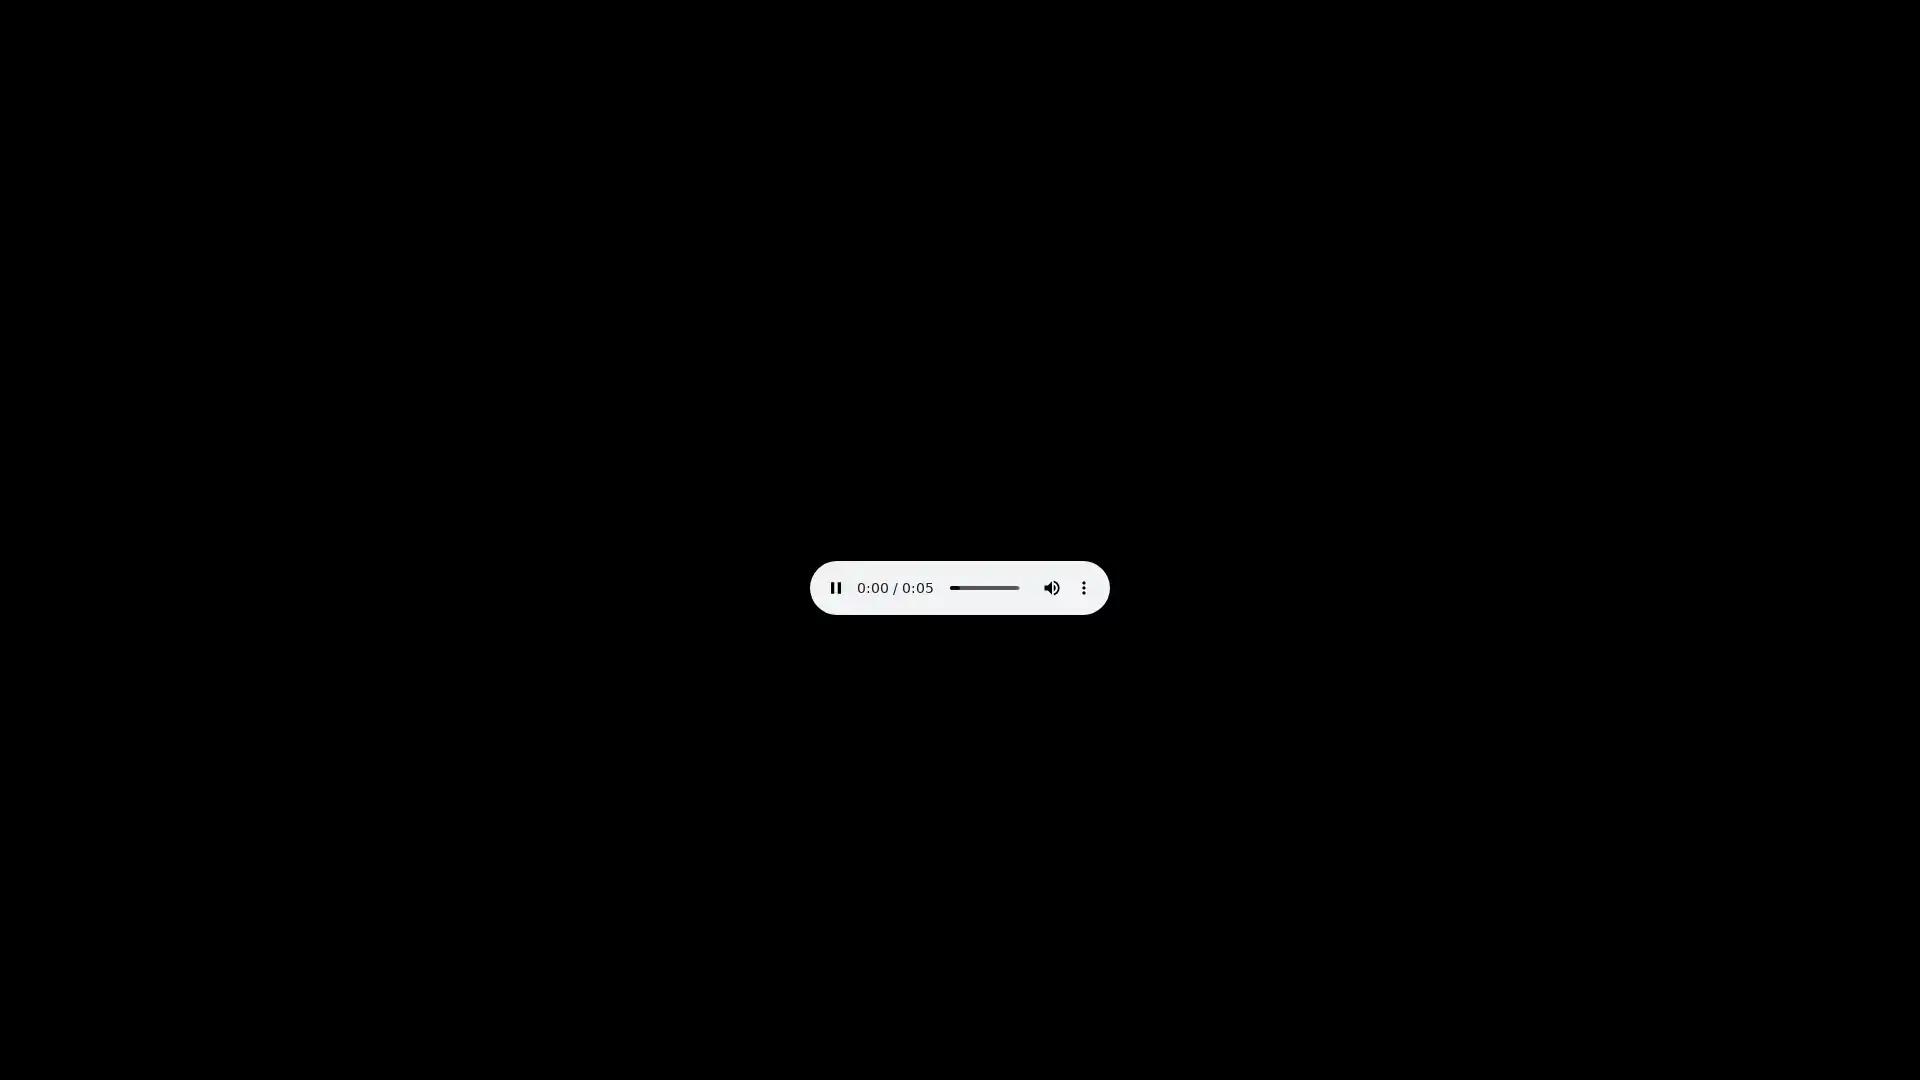 The image size is (1920, 1080). Describe the element at coordinates (1050, 586) in the screenshot. I see `mute` at that location.